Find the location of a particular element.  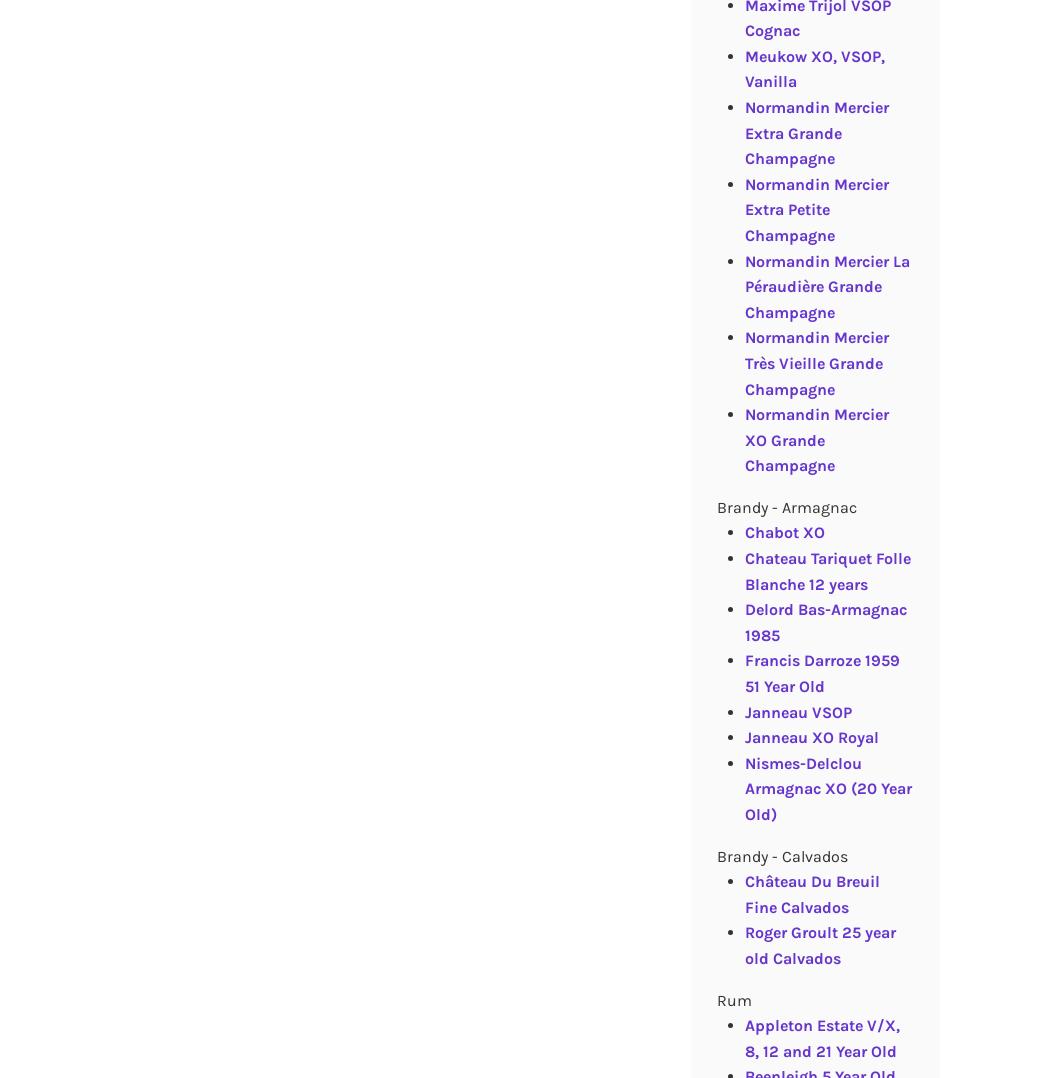

'Rum' is located at coordinates (714, 999).